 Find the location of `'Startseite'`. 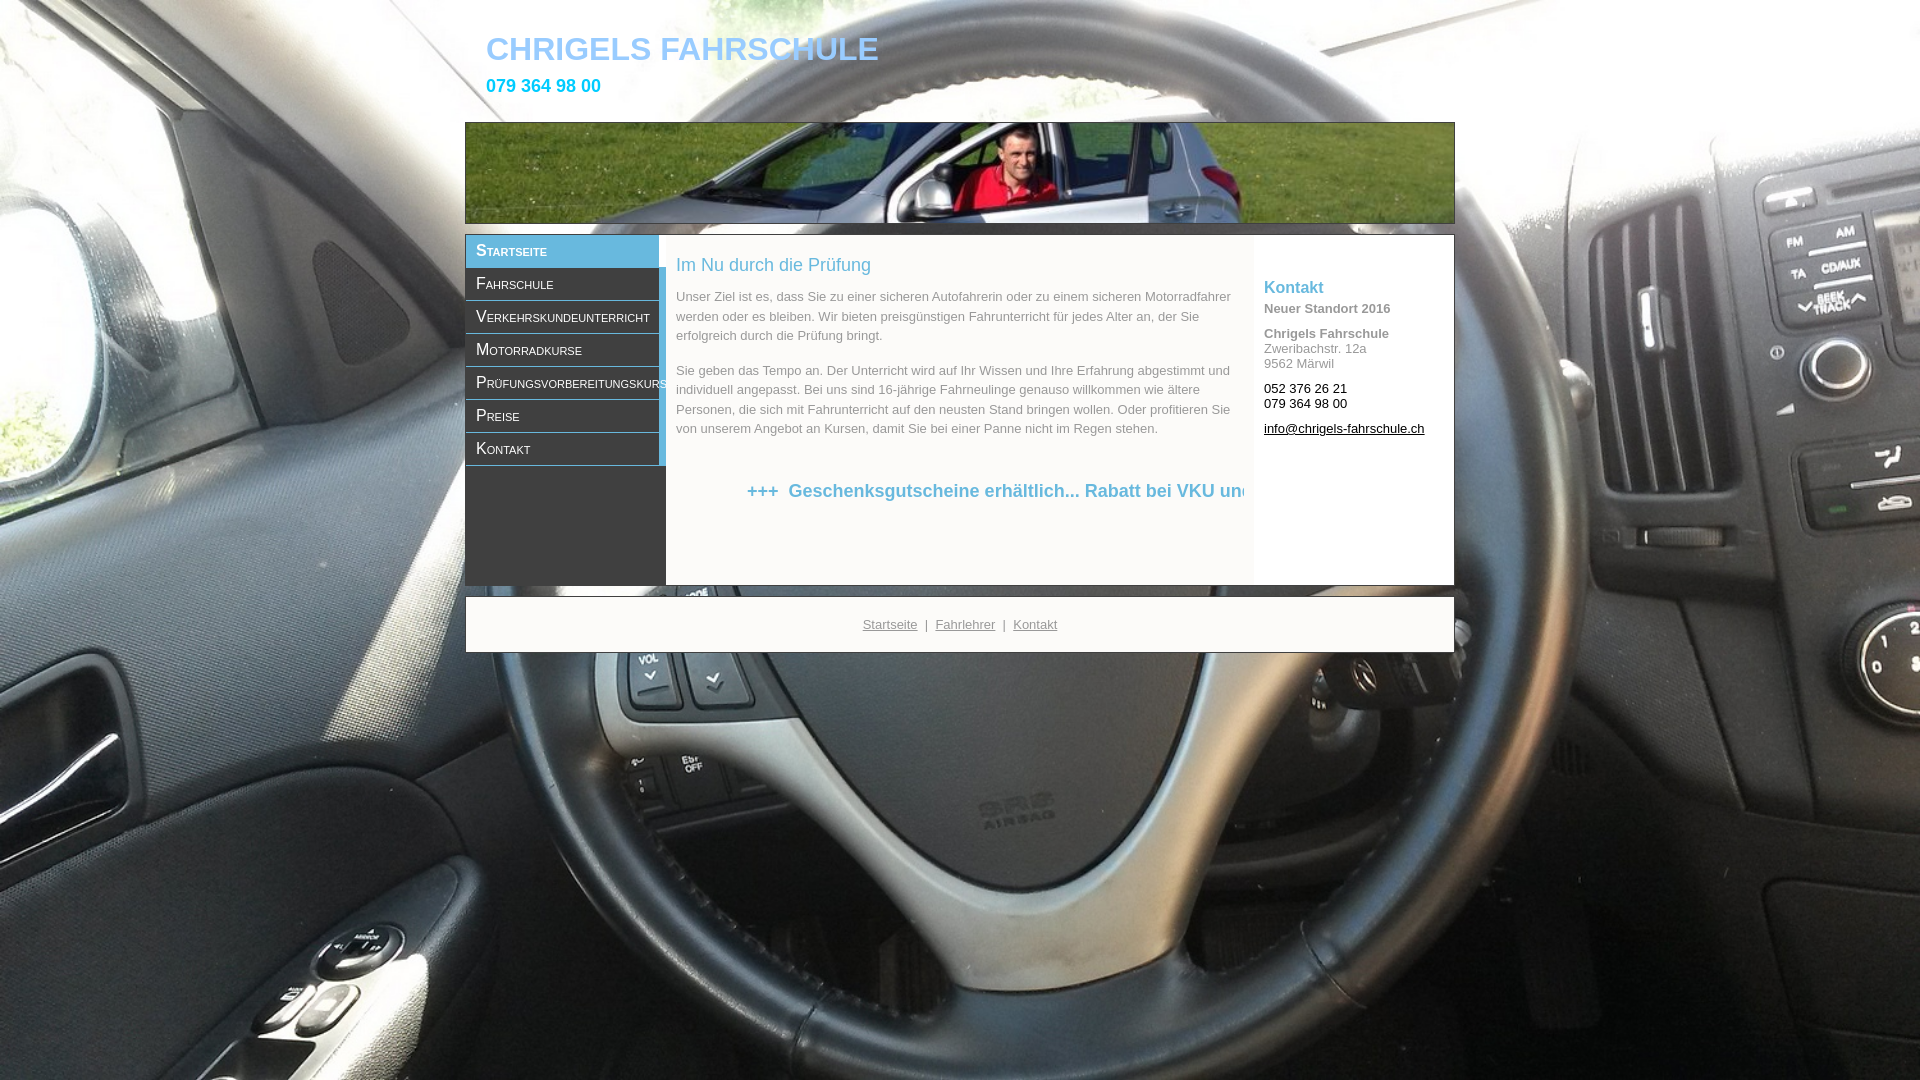

'Startseite' is located at coordinates (889, 622).